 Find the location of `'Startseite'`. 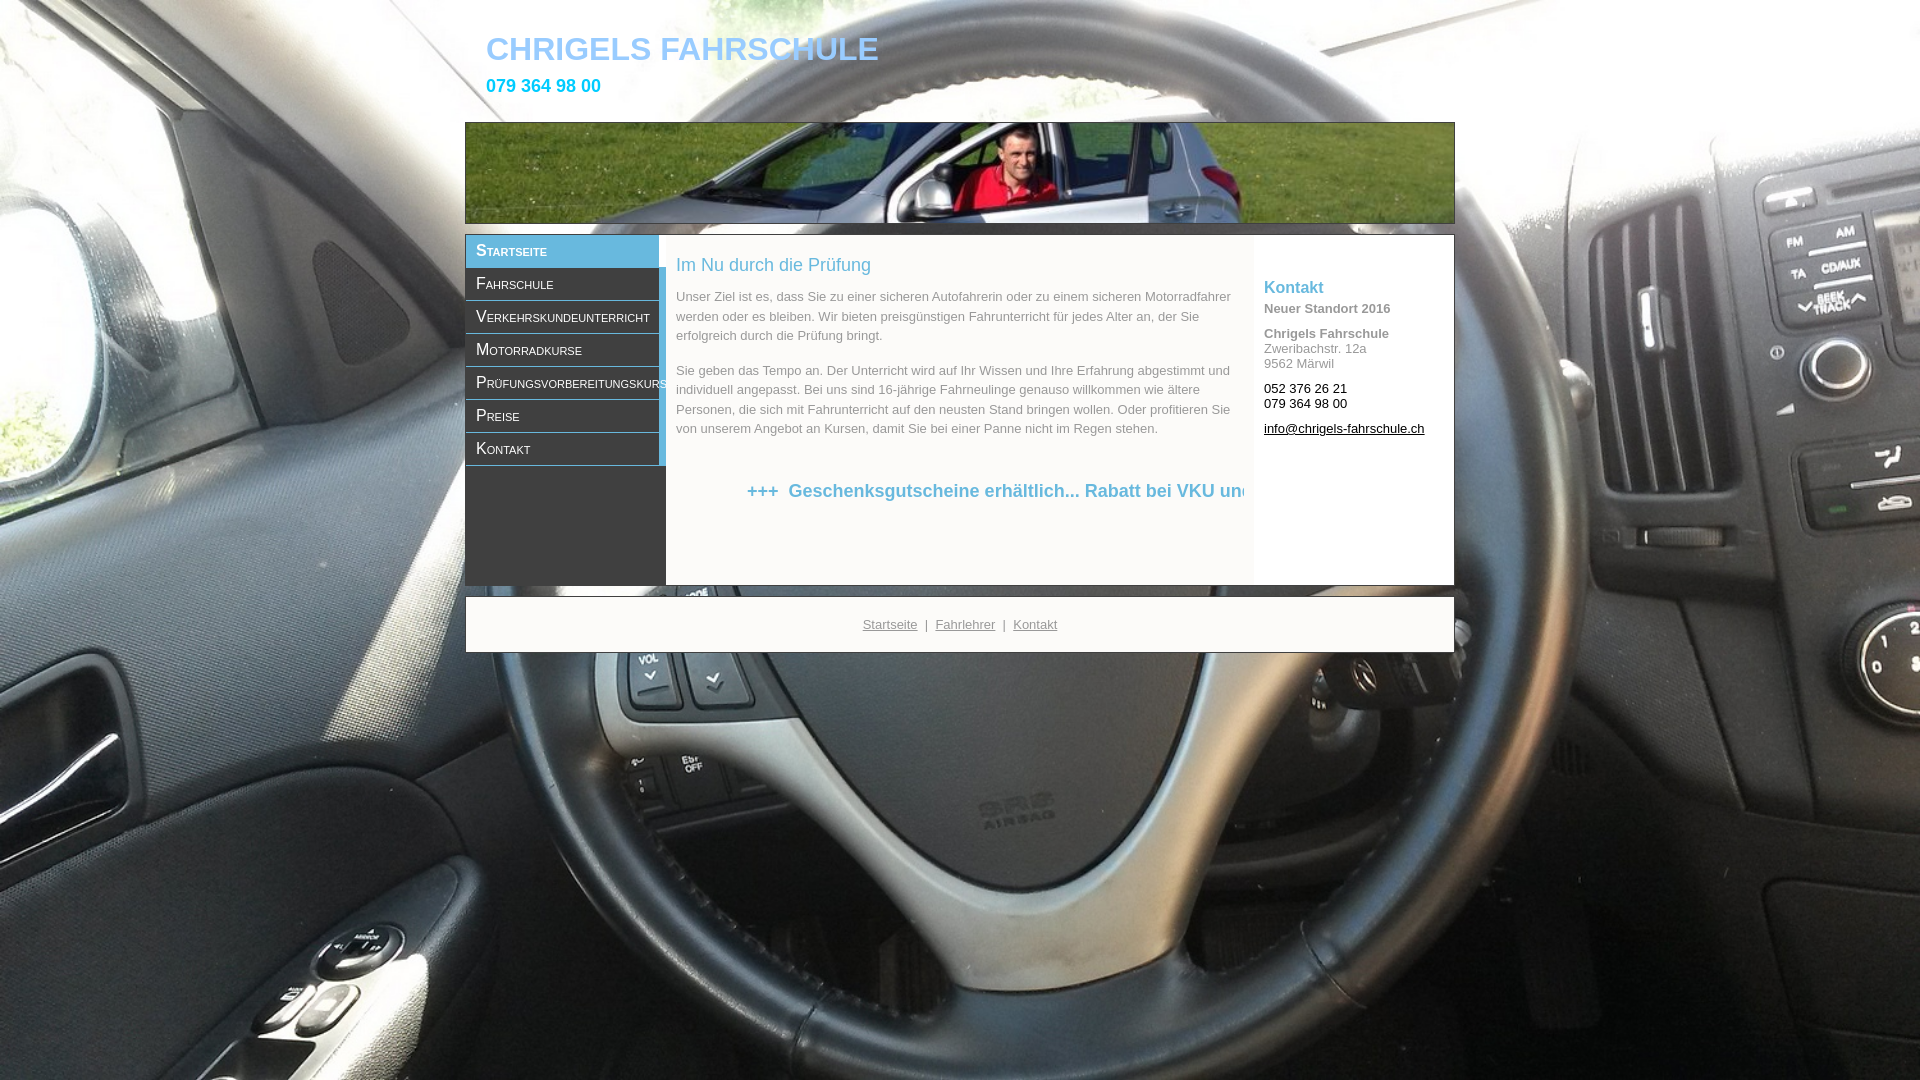

'Startseite' is located at coordinates (889, 622).